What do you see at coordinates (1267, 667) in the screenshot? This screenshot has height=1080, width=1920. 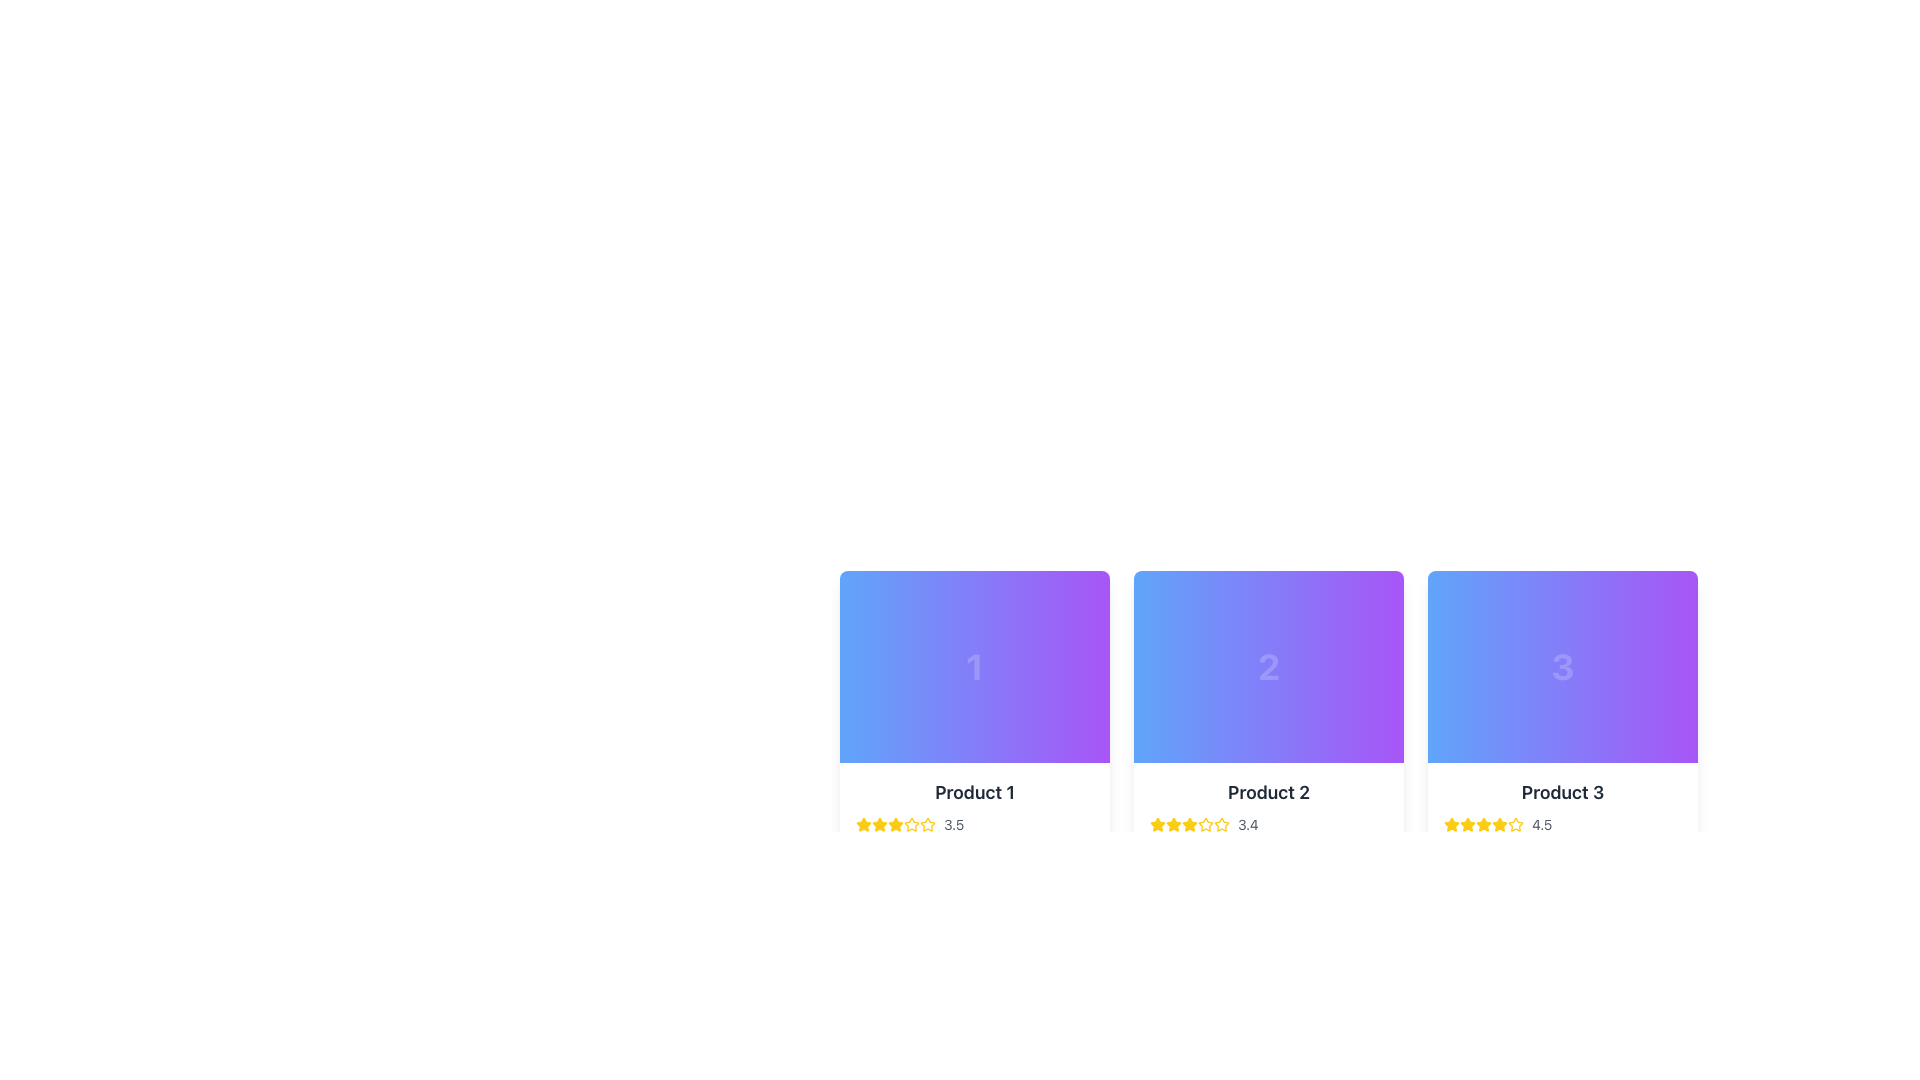 I see `the decorative panel serving as a product identifier located above 'Product 2' in the central section of the layout` at bounding box center [1267, 667].